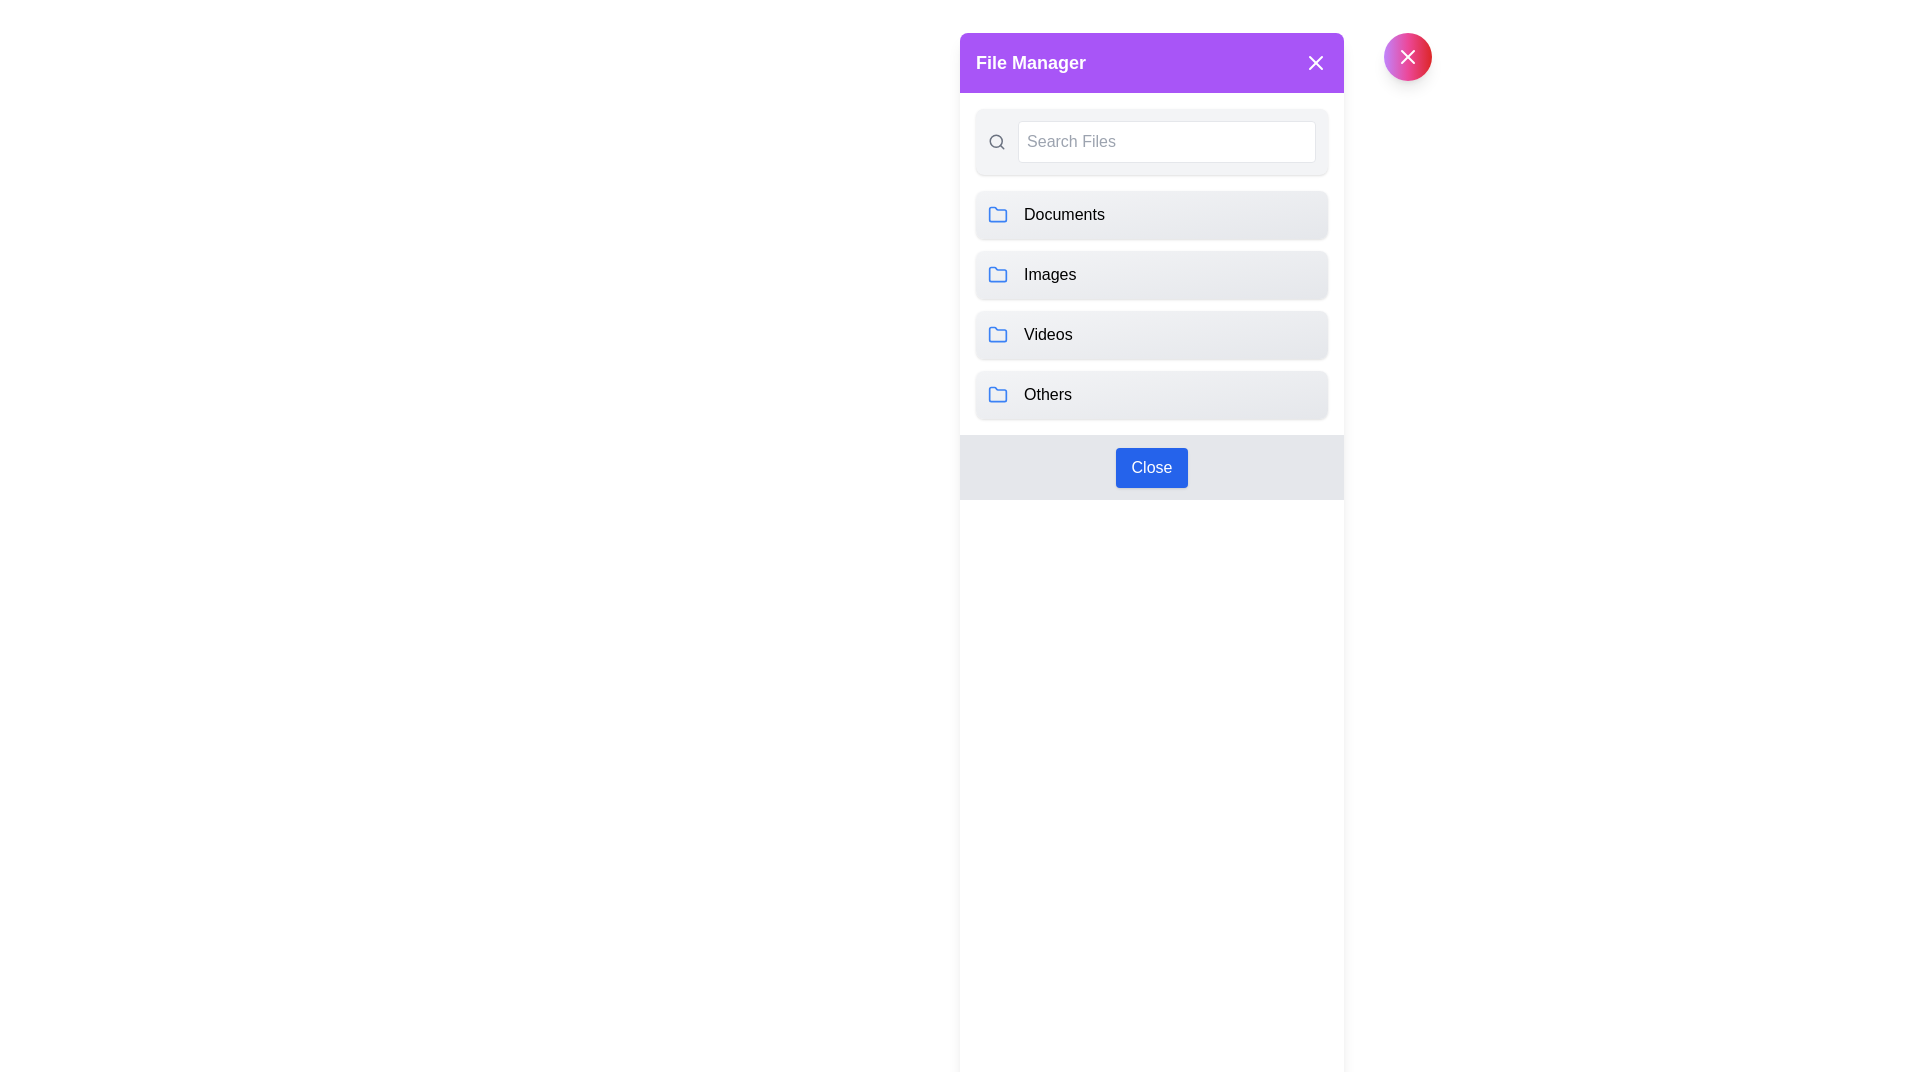 The height and width of the screenshot is (1080, 1920). I want to click on the topmost button labeled 'Documents' in the file manager interface, so click(1152, 215).